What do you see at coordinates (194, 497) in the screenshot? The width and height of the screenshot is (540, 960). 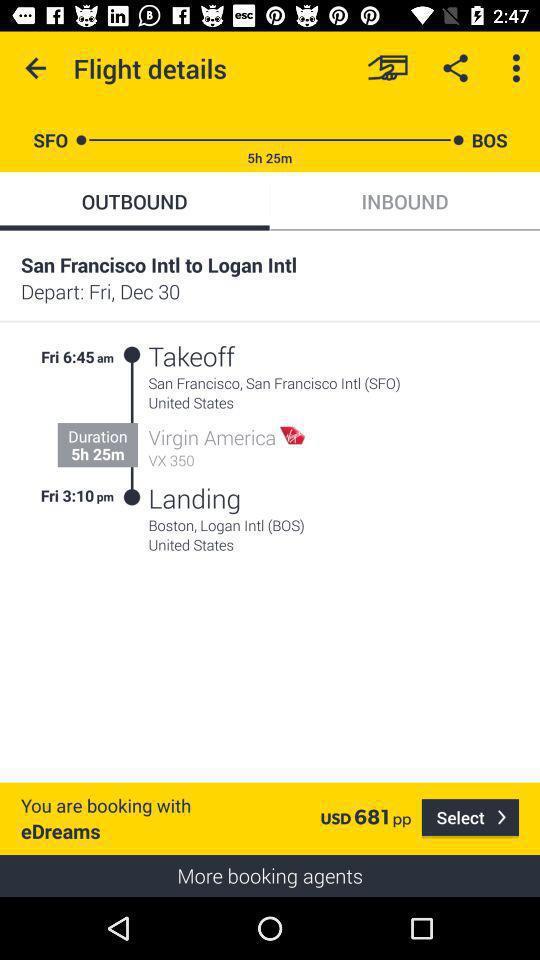 I see `landing item` at bounding box center [194, 497].